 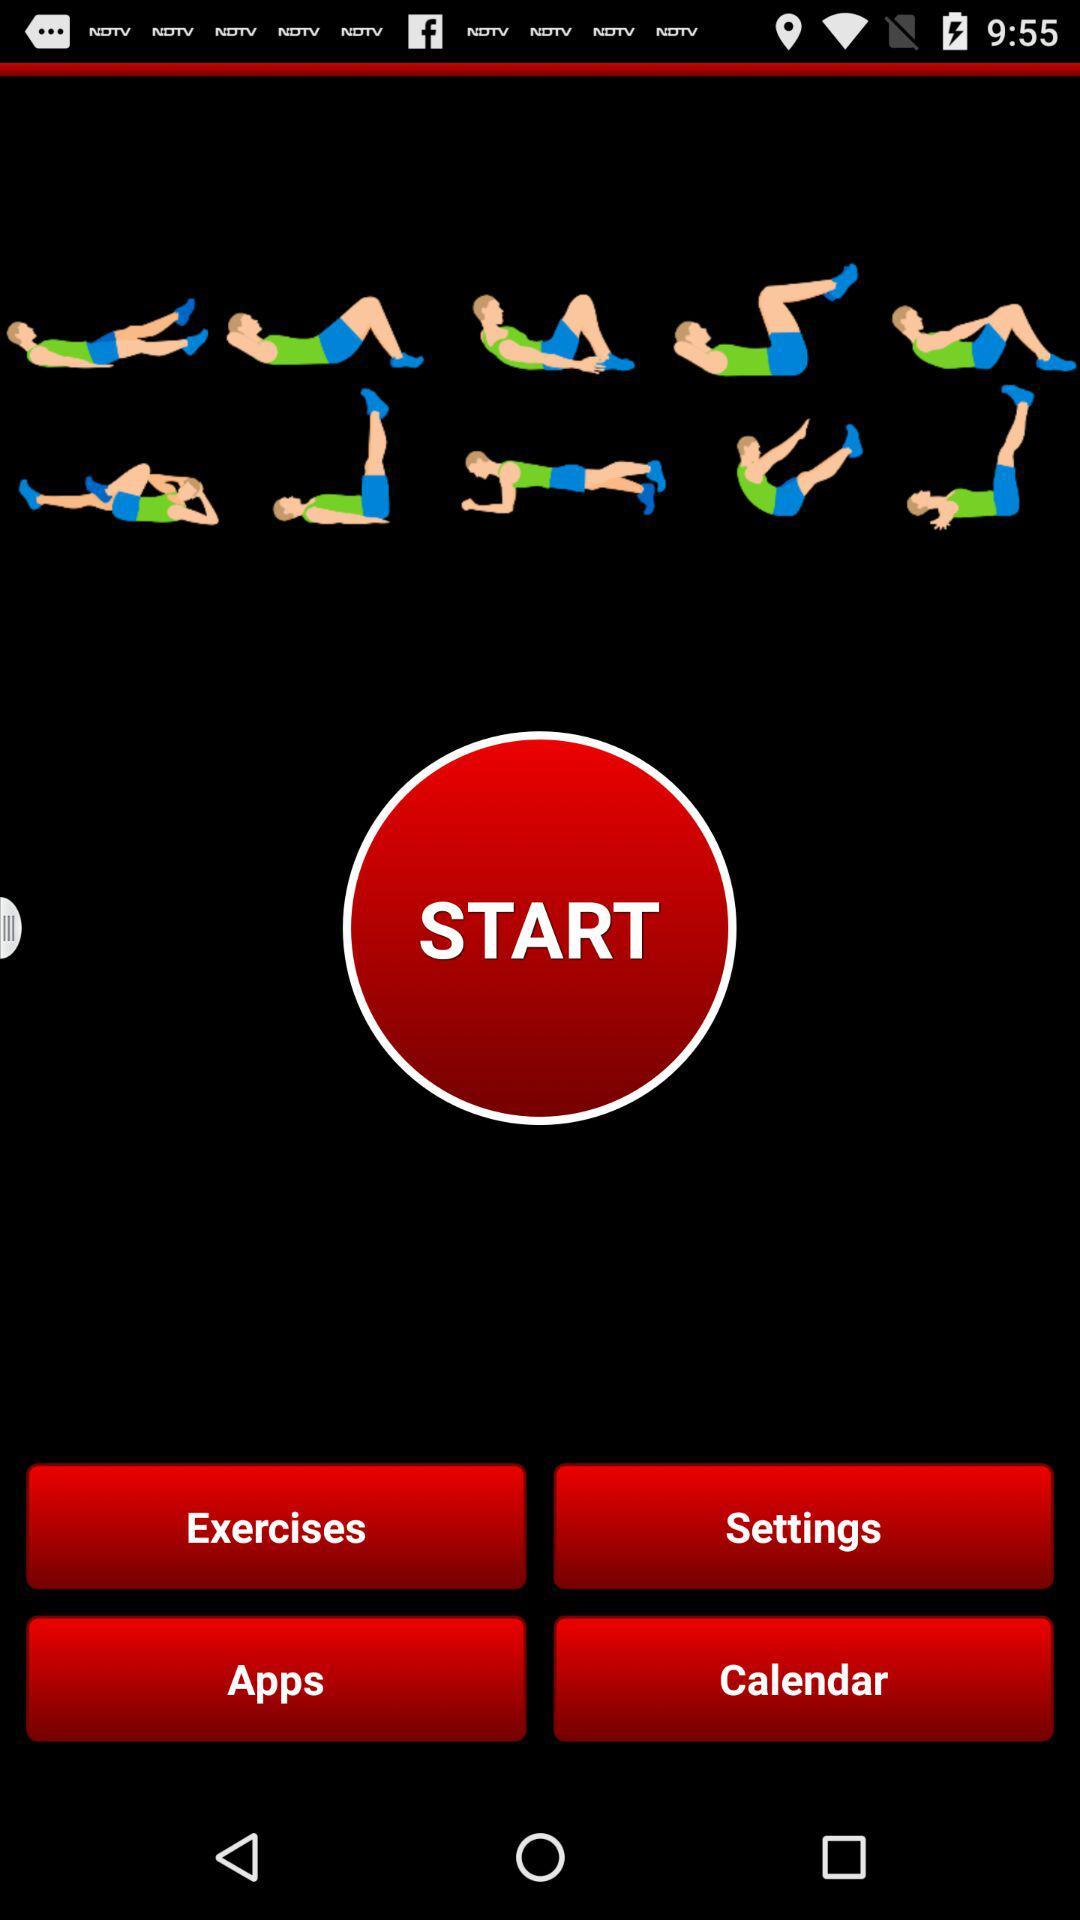 I want to click on settings, so click(x=802, y=1525).